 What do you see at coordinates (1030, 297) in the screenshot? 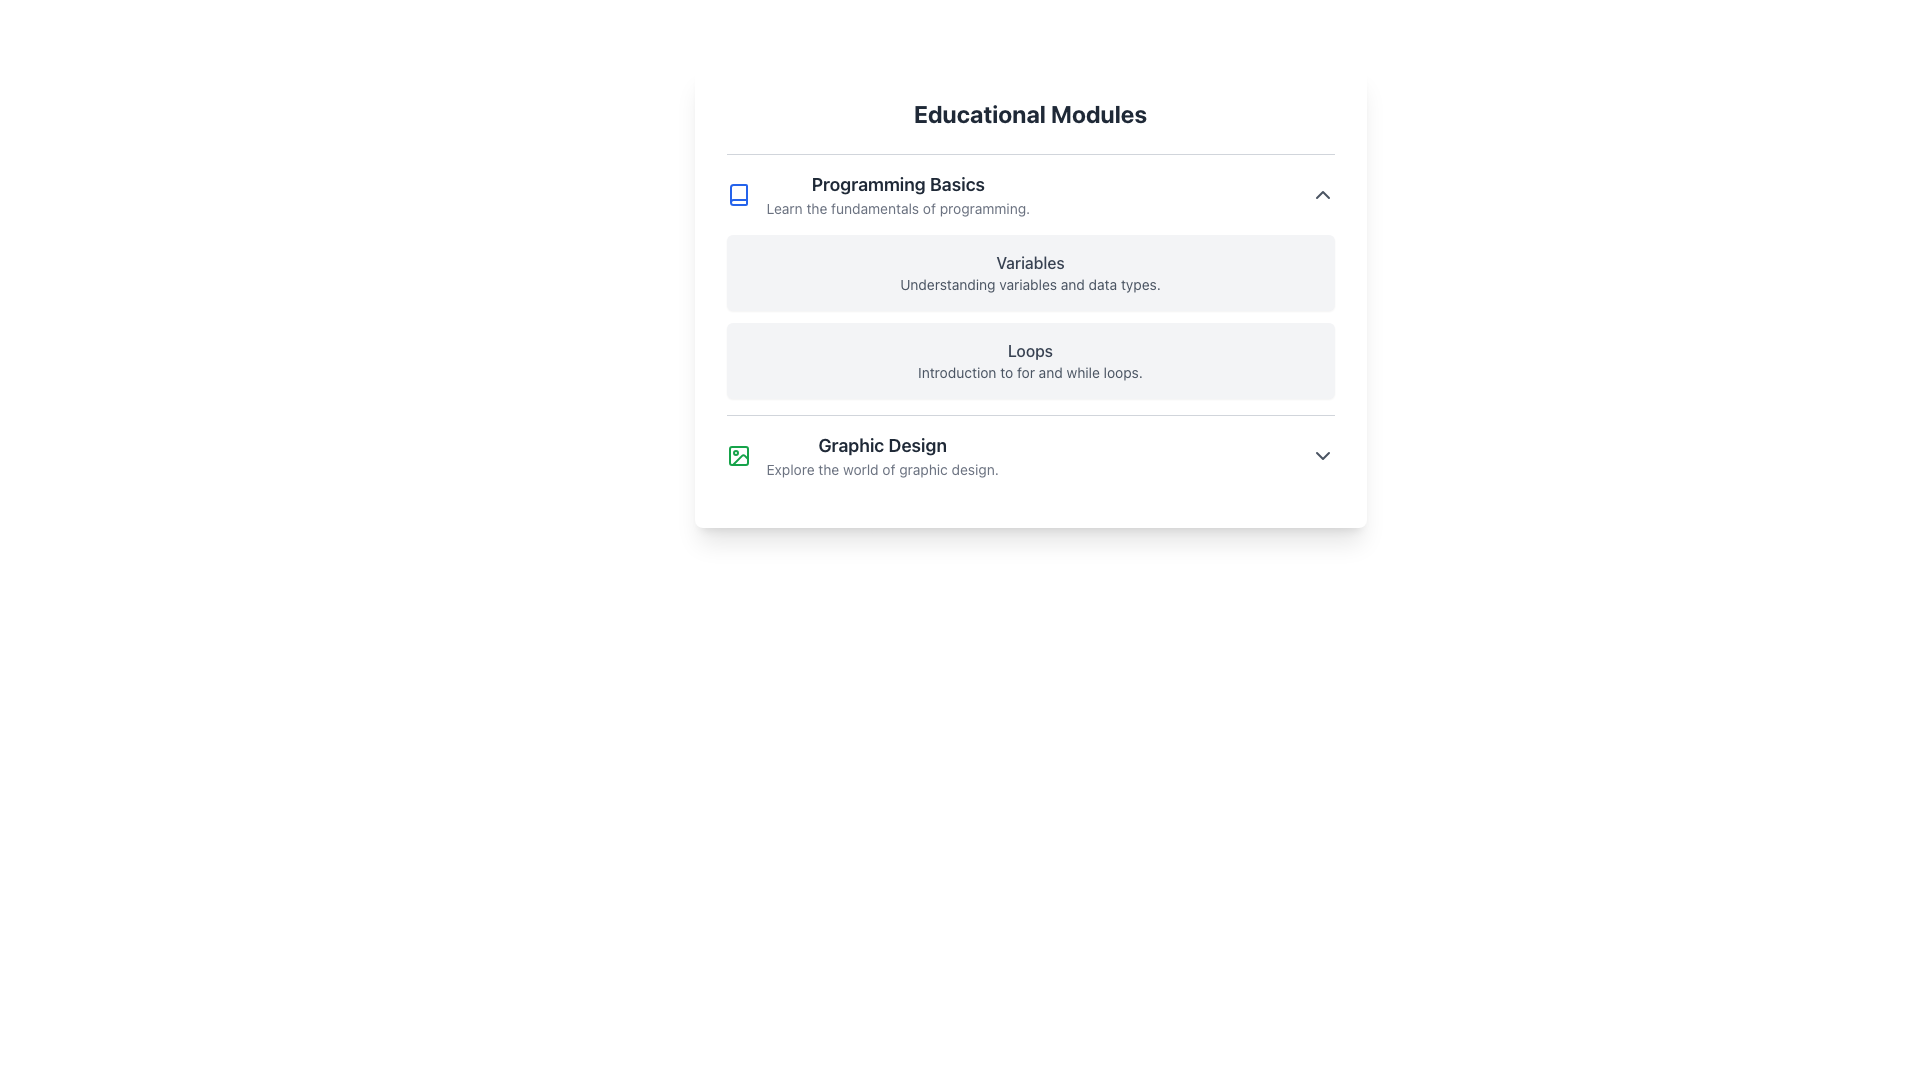
I see `displayed content of the second card under the 'Programming Basics' section in the 'Educational Modules' area` at bounding box center [1030, 297].